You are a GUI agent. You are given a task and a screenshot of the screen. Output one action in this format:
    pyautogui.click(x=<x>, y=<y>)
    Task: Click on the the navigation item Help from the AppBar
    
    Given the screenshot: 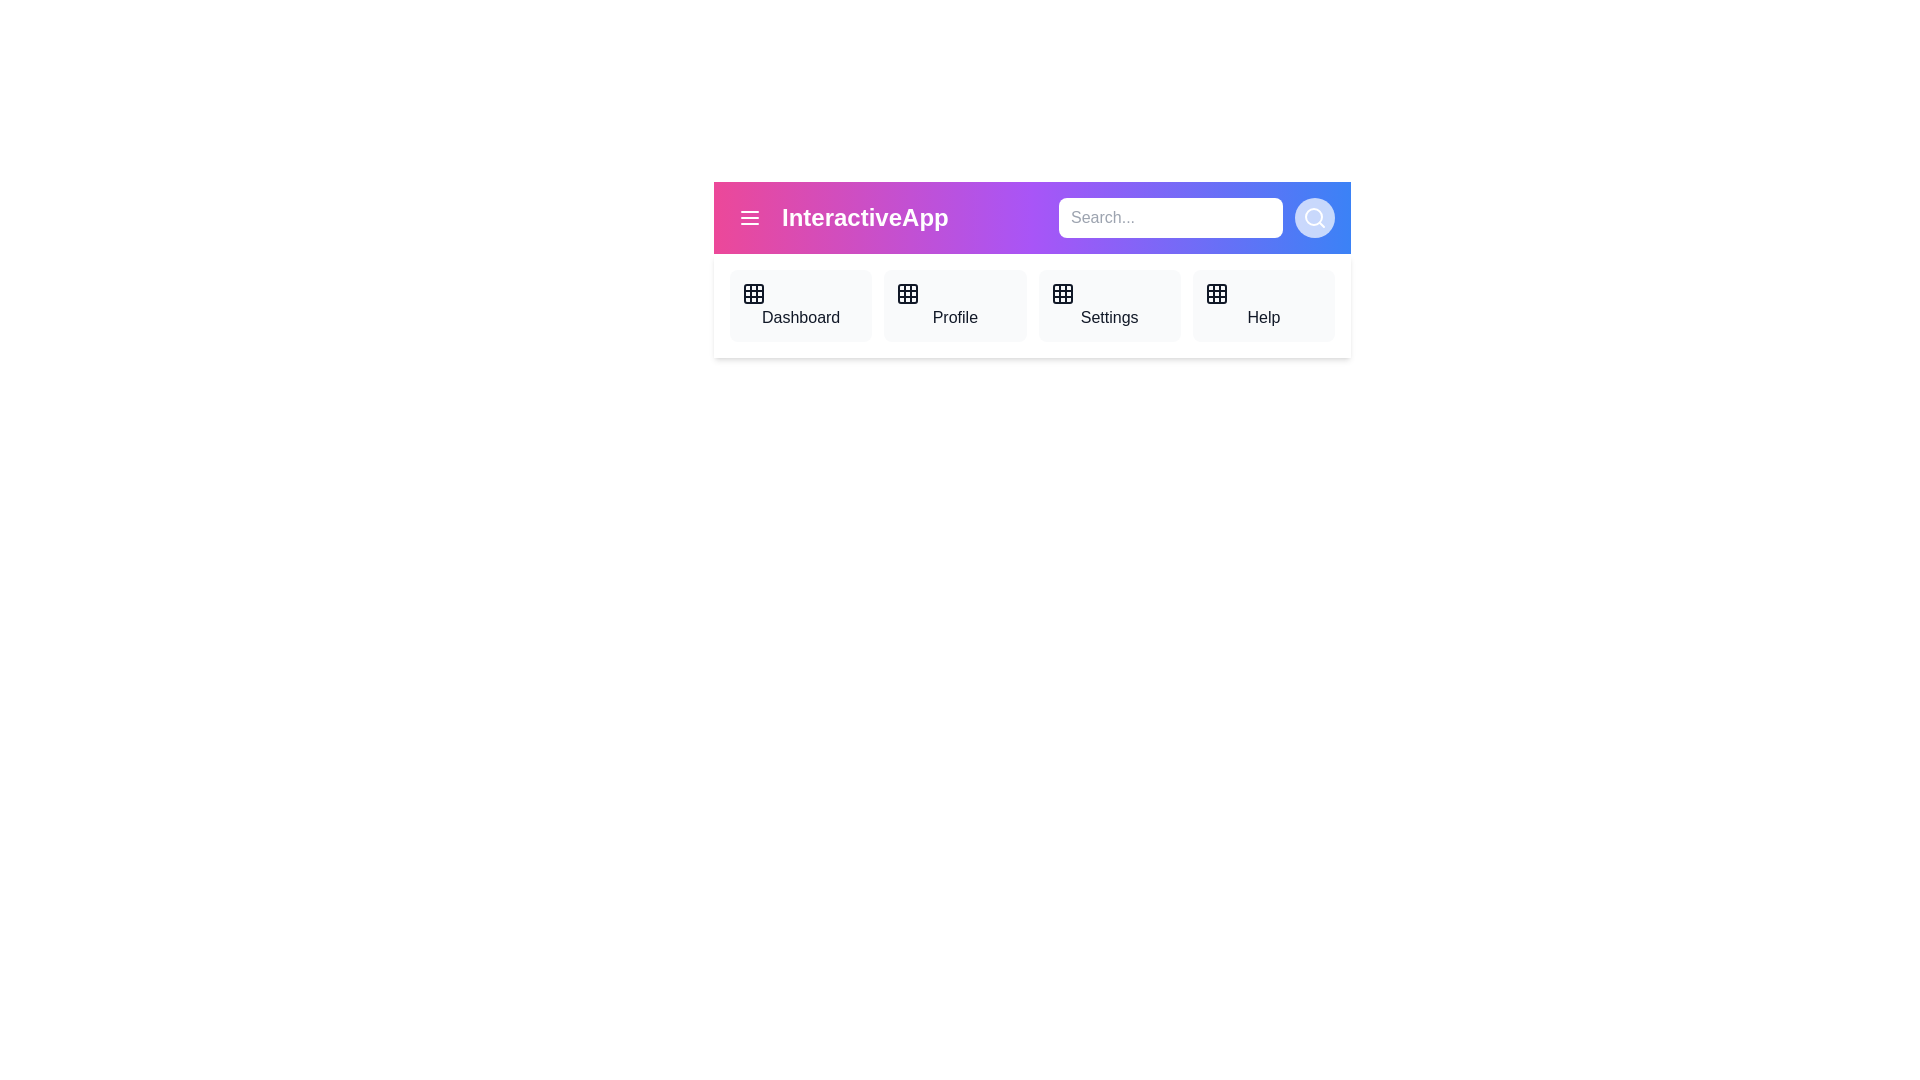 What is the action you would take?
    pyautogui.click(x=1261, y=305)
    